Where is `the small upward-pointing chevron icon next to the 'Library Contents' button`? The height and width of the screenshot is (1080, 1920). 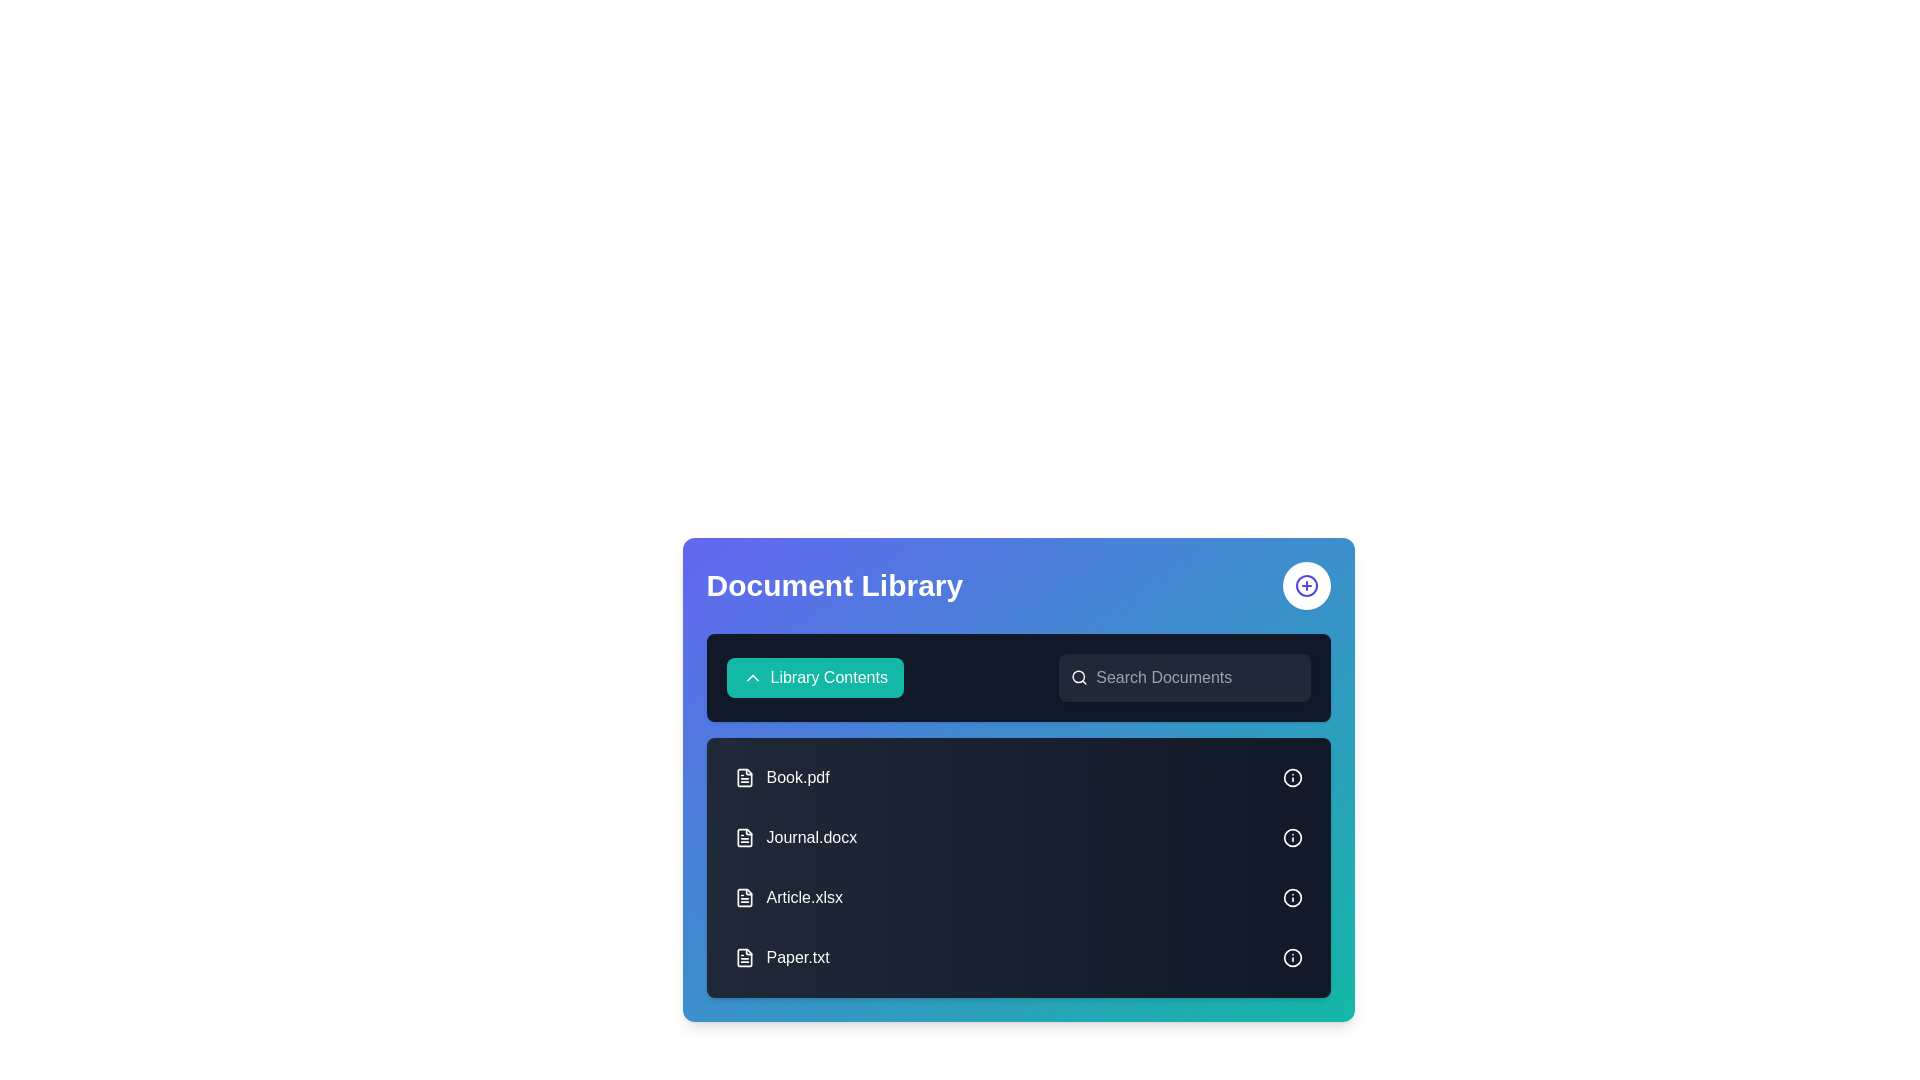
the small upward-pointing chevron icon next to the 'Library Contents' button is located at coordinates (751, 677).